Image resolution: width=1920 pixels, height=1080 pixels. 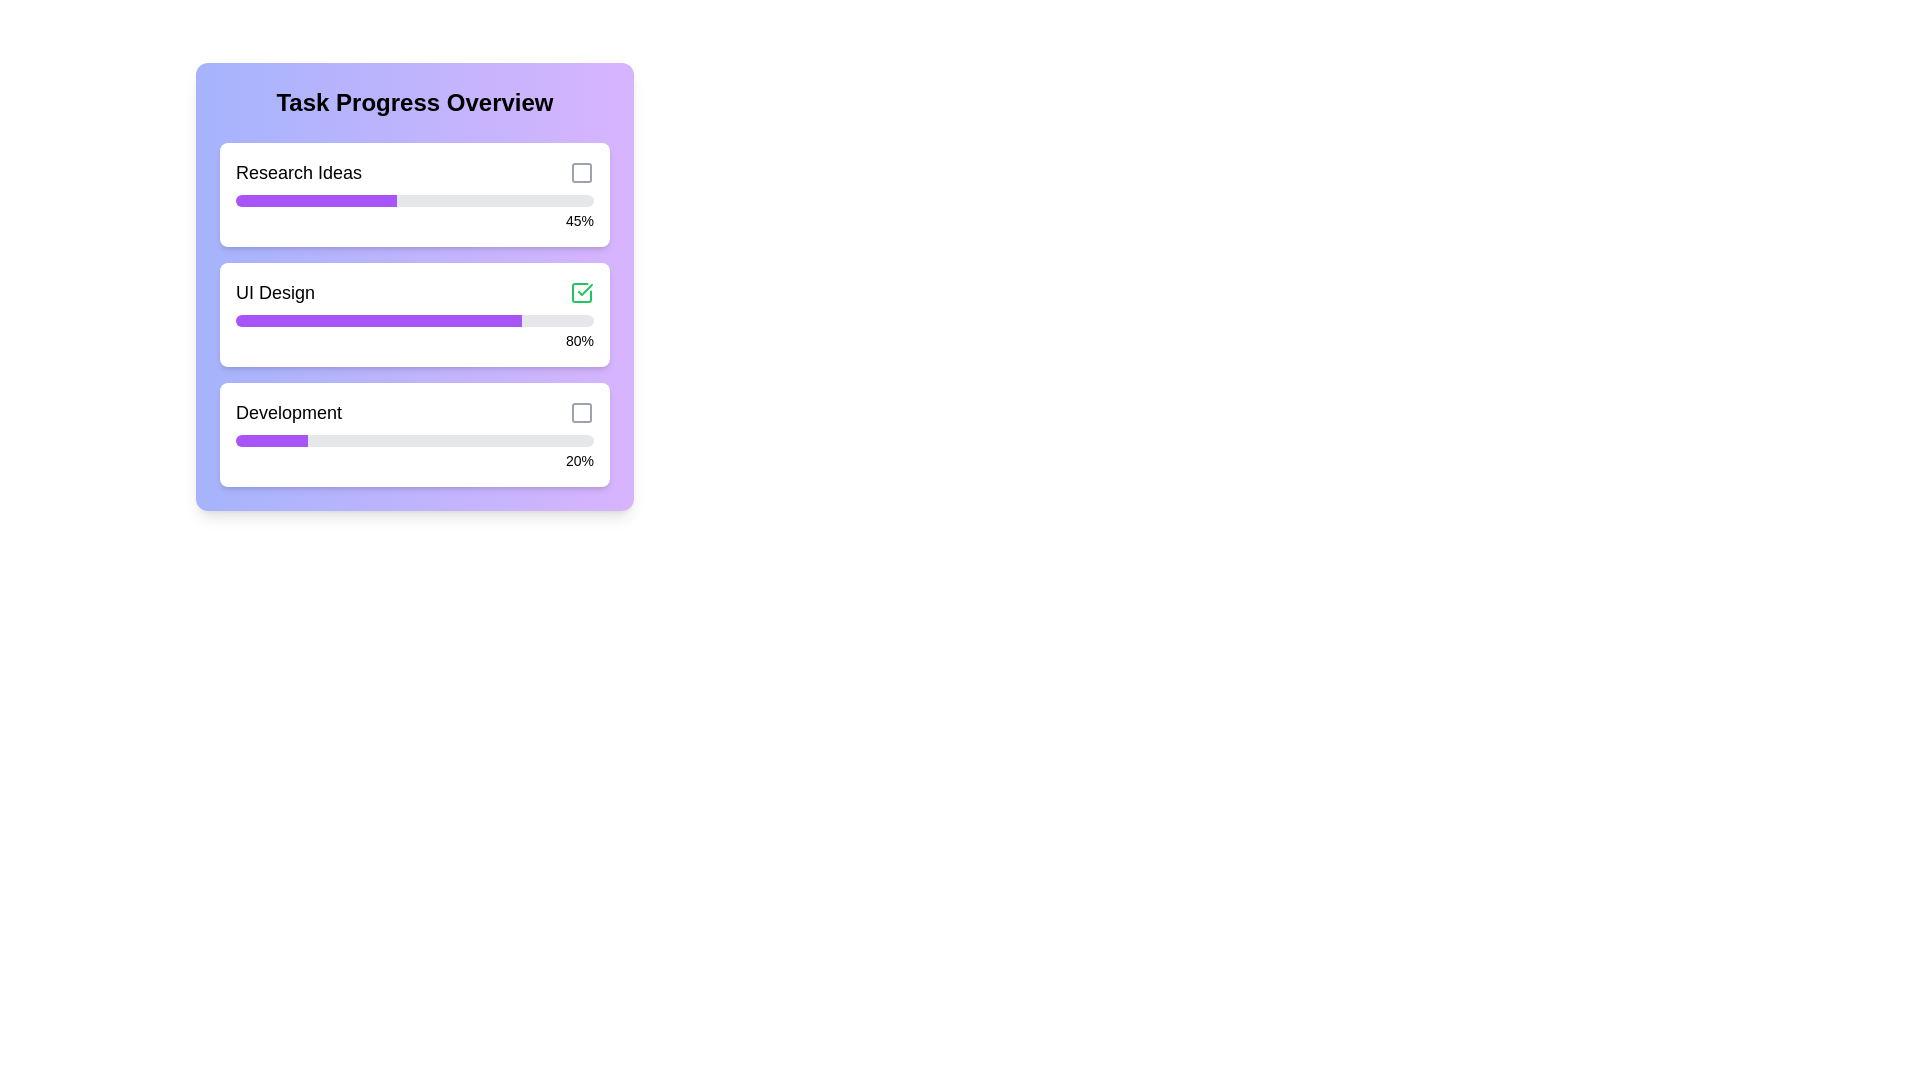 I want to click on the checkbox for the 'Development' task located in the right section of the task overview panel, so click(x=580, y=411).